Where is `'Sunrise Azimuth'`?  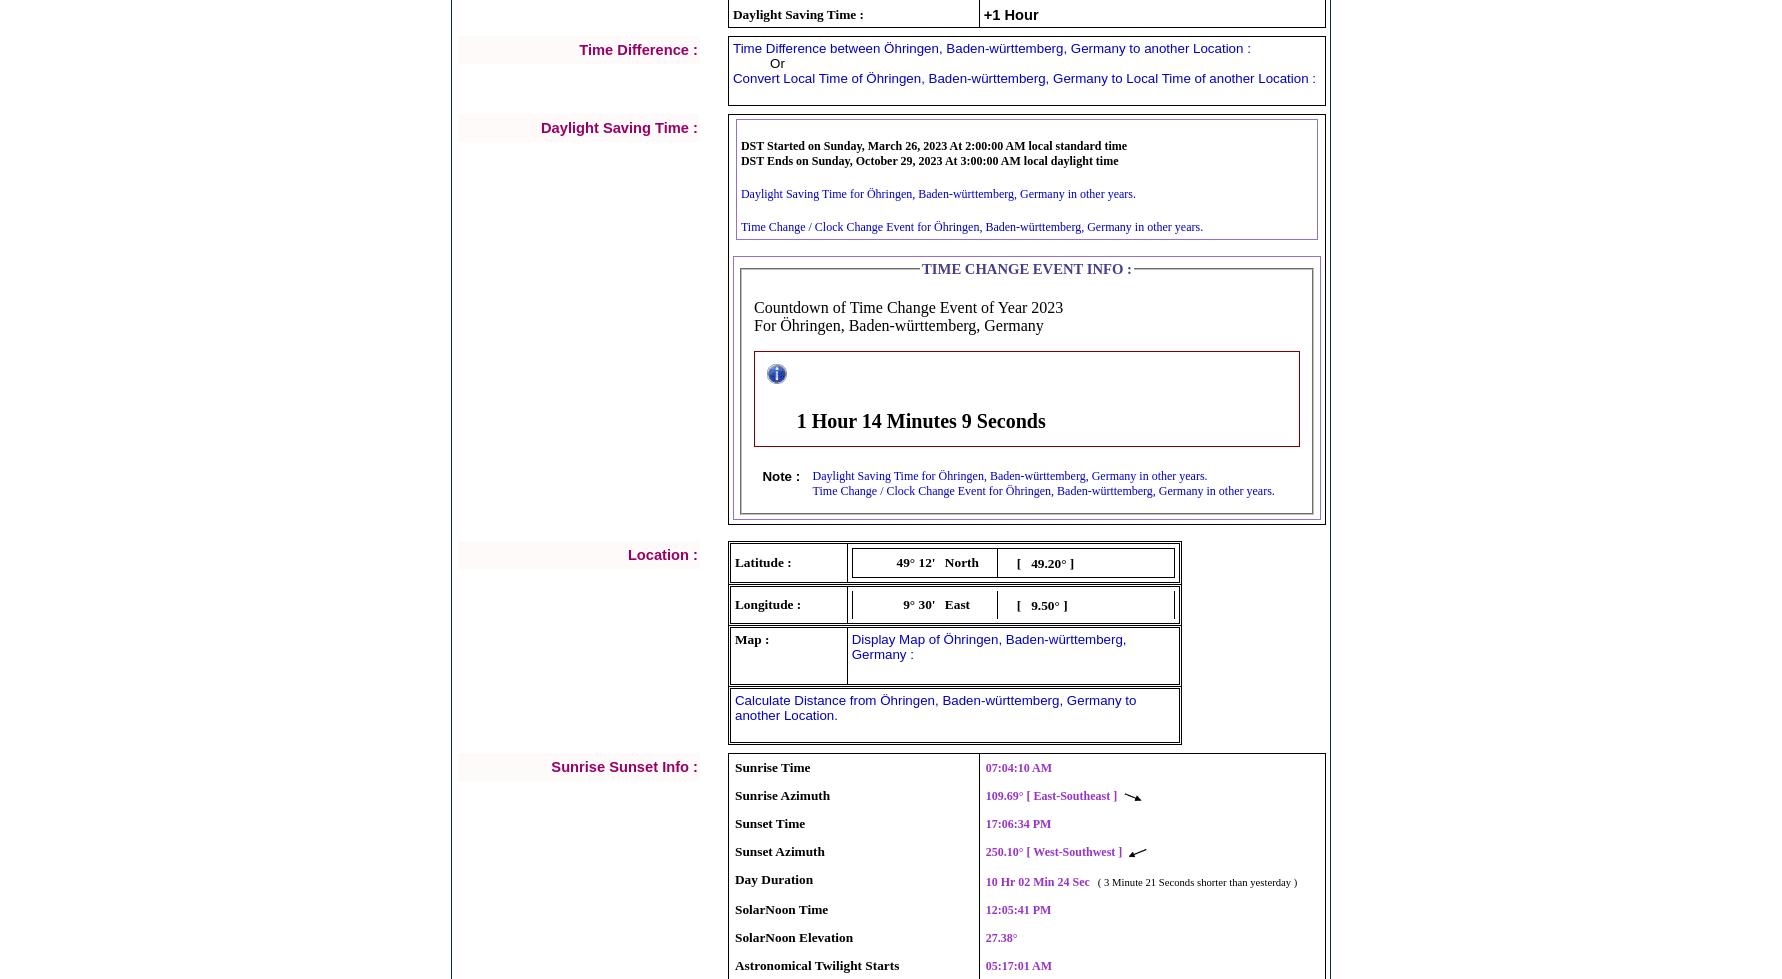
'Sunrise Azimuth' is located at coordinates (734, 794).